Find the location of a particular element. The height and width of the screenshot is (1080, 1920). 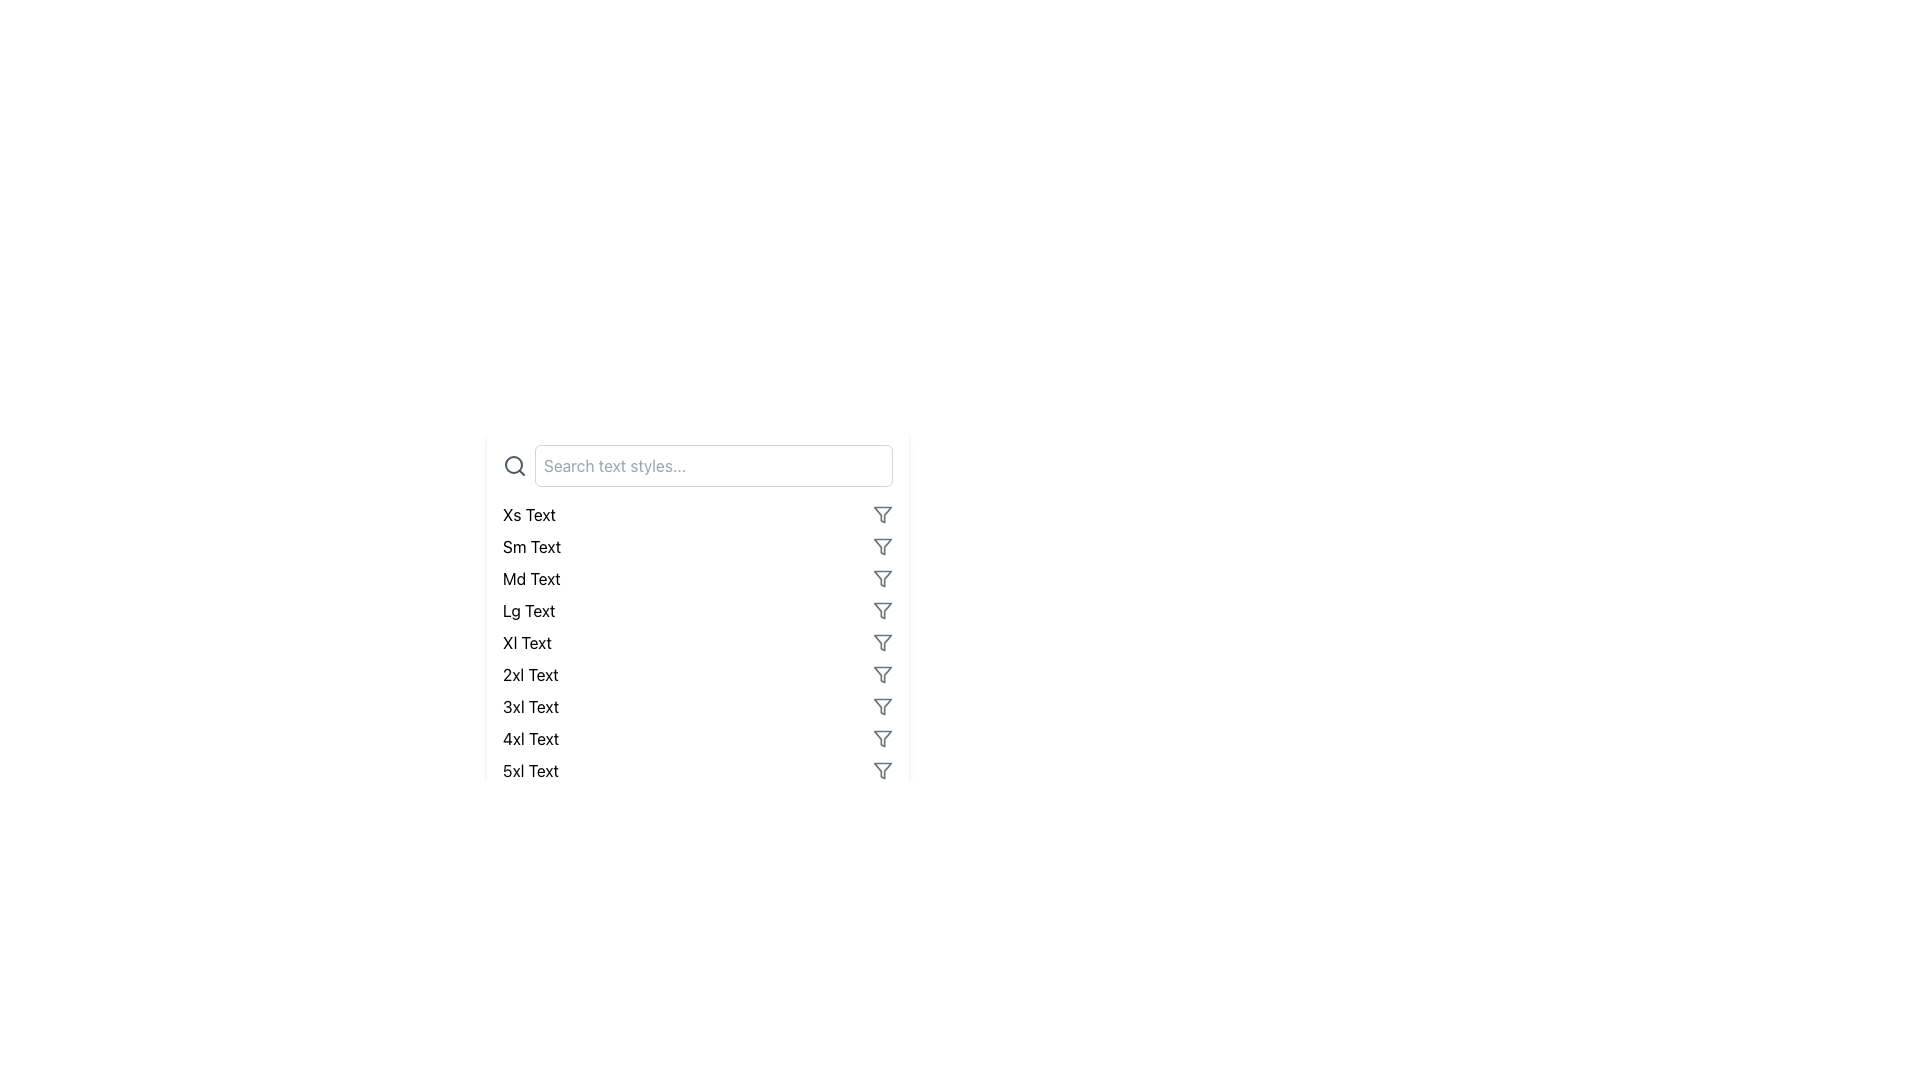

the text label displaying 'Sm Text', which is the second item in a vertical list of text labels, positioned below 'Xs Text' and above 'Md Text' is located at coordinates (532, 547).